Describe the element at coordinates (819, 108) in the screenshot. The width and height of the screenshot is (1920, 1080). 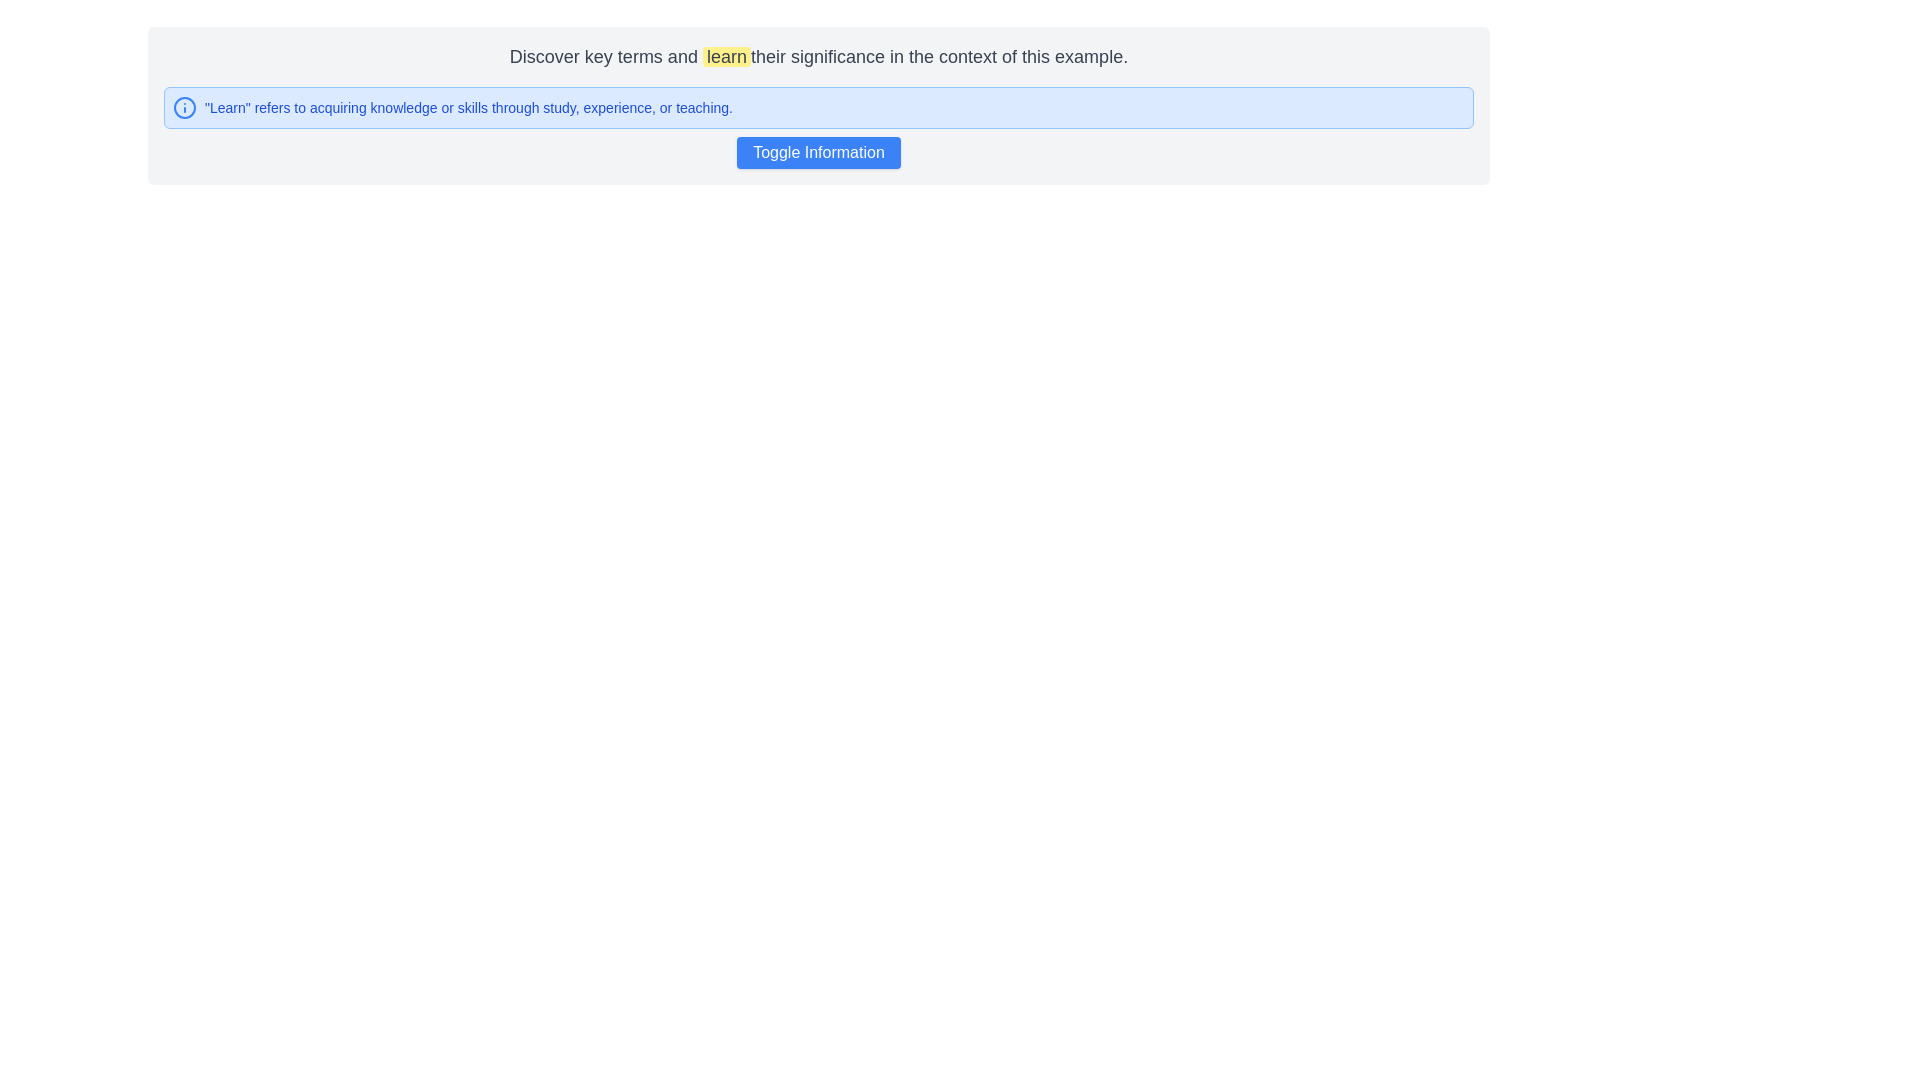
I see `the informational tooltip about the term 'Learn'` at that location.